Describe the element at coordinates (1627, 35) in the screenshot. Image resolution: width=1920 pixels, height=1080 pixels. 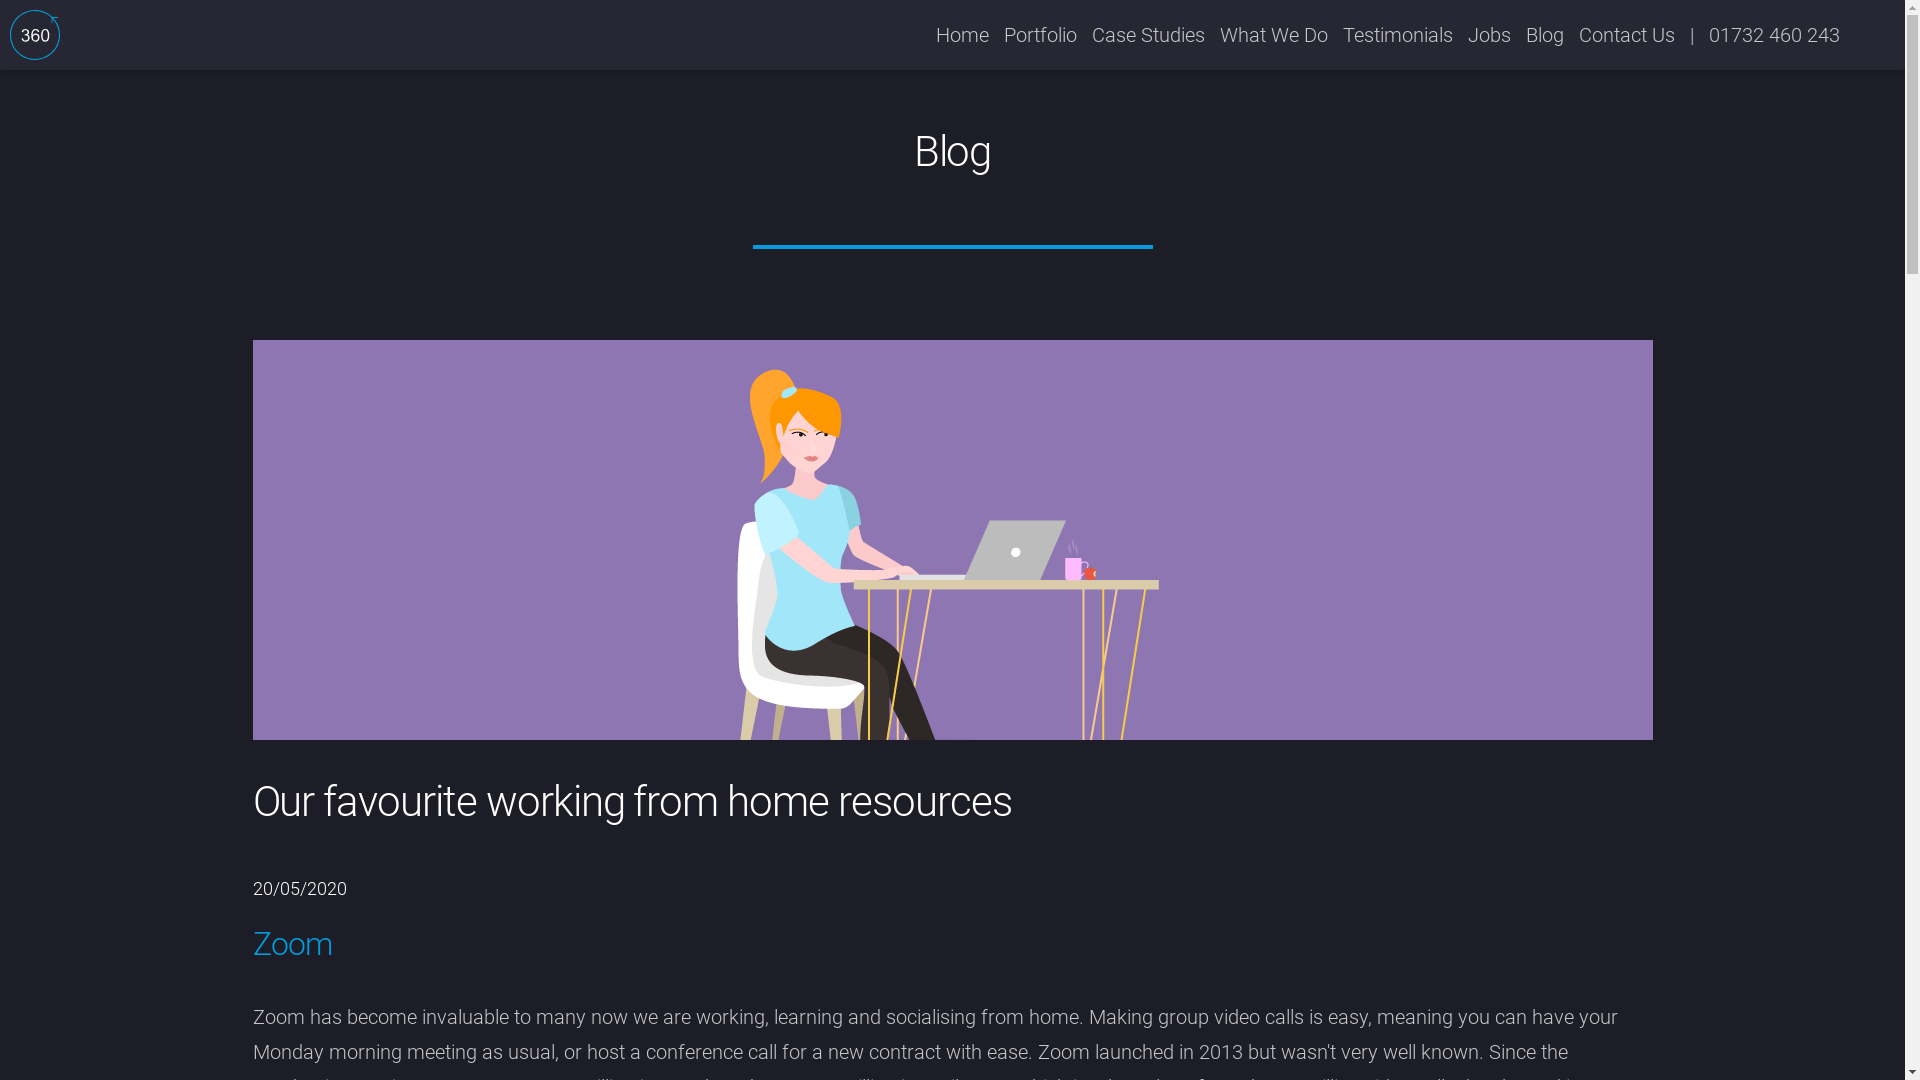
I see `'Contact Us'` at that location.